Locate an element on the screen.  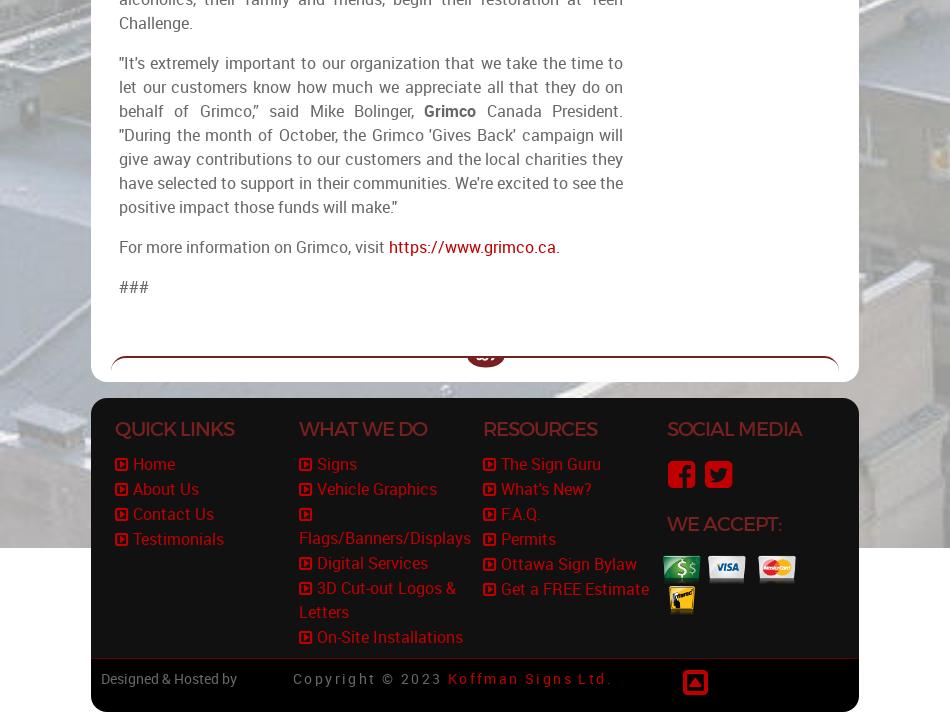
'3D Cut-out Logos & Letters' is located at coordinates (376, 599).